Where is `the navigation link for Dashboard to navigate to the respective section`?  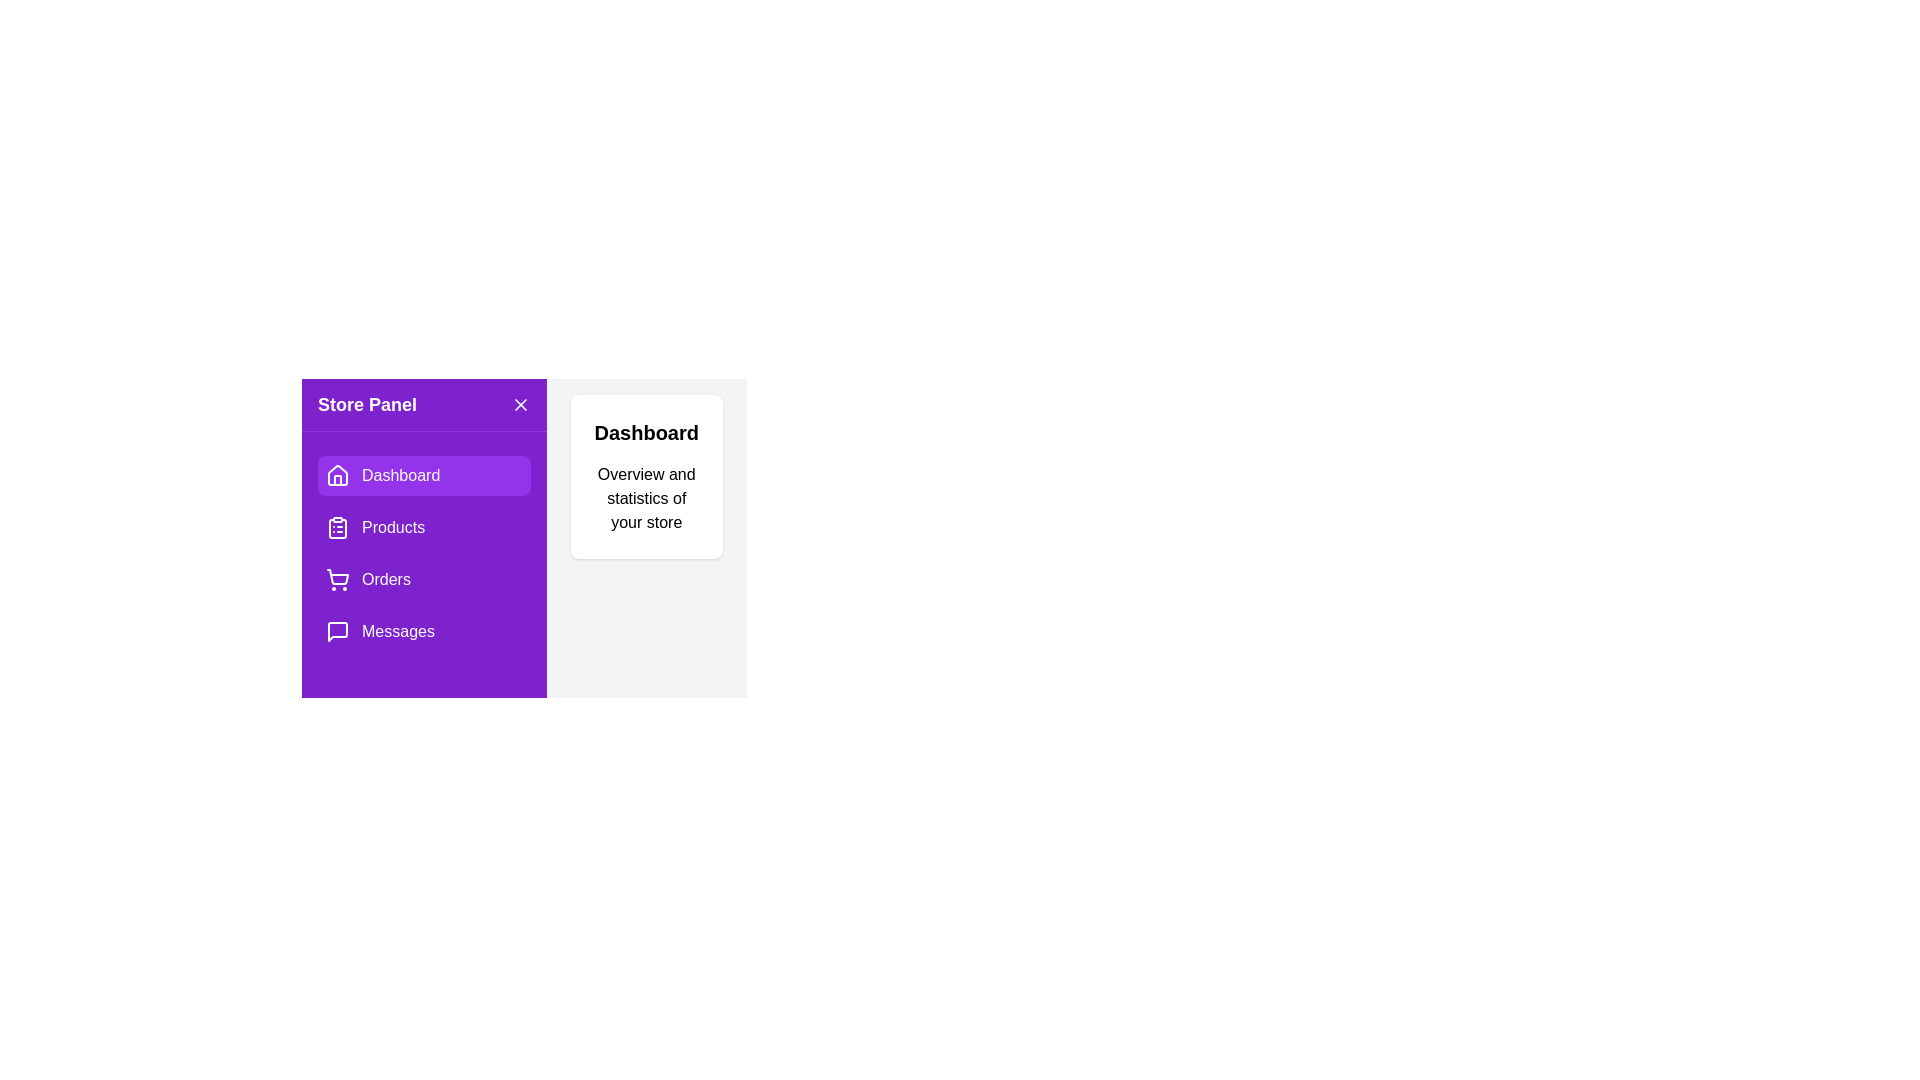 the navigation link for Dashboard to navigate to the respective section is located at coordinates (422, 475).